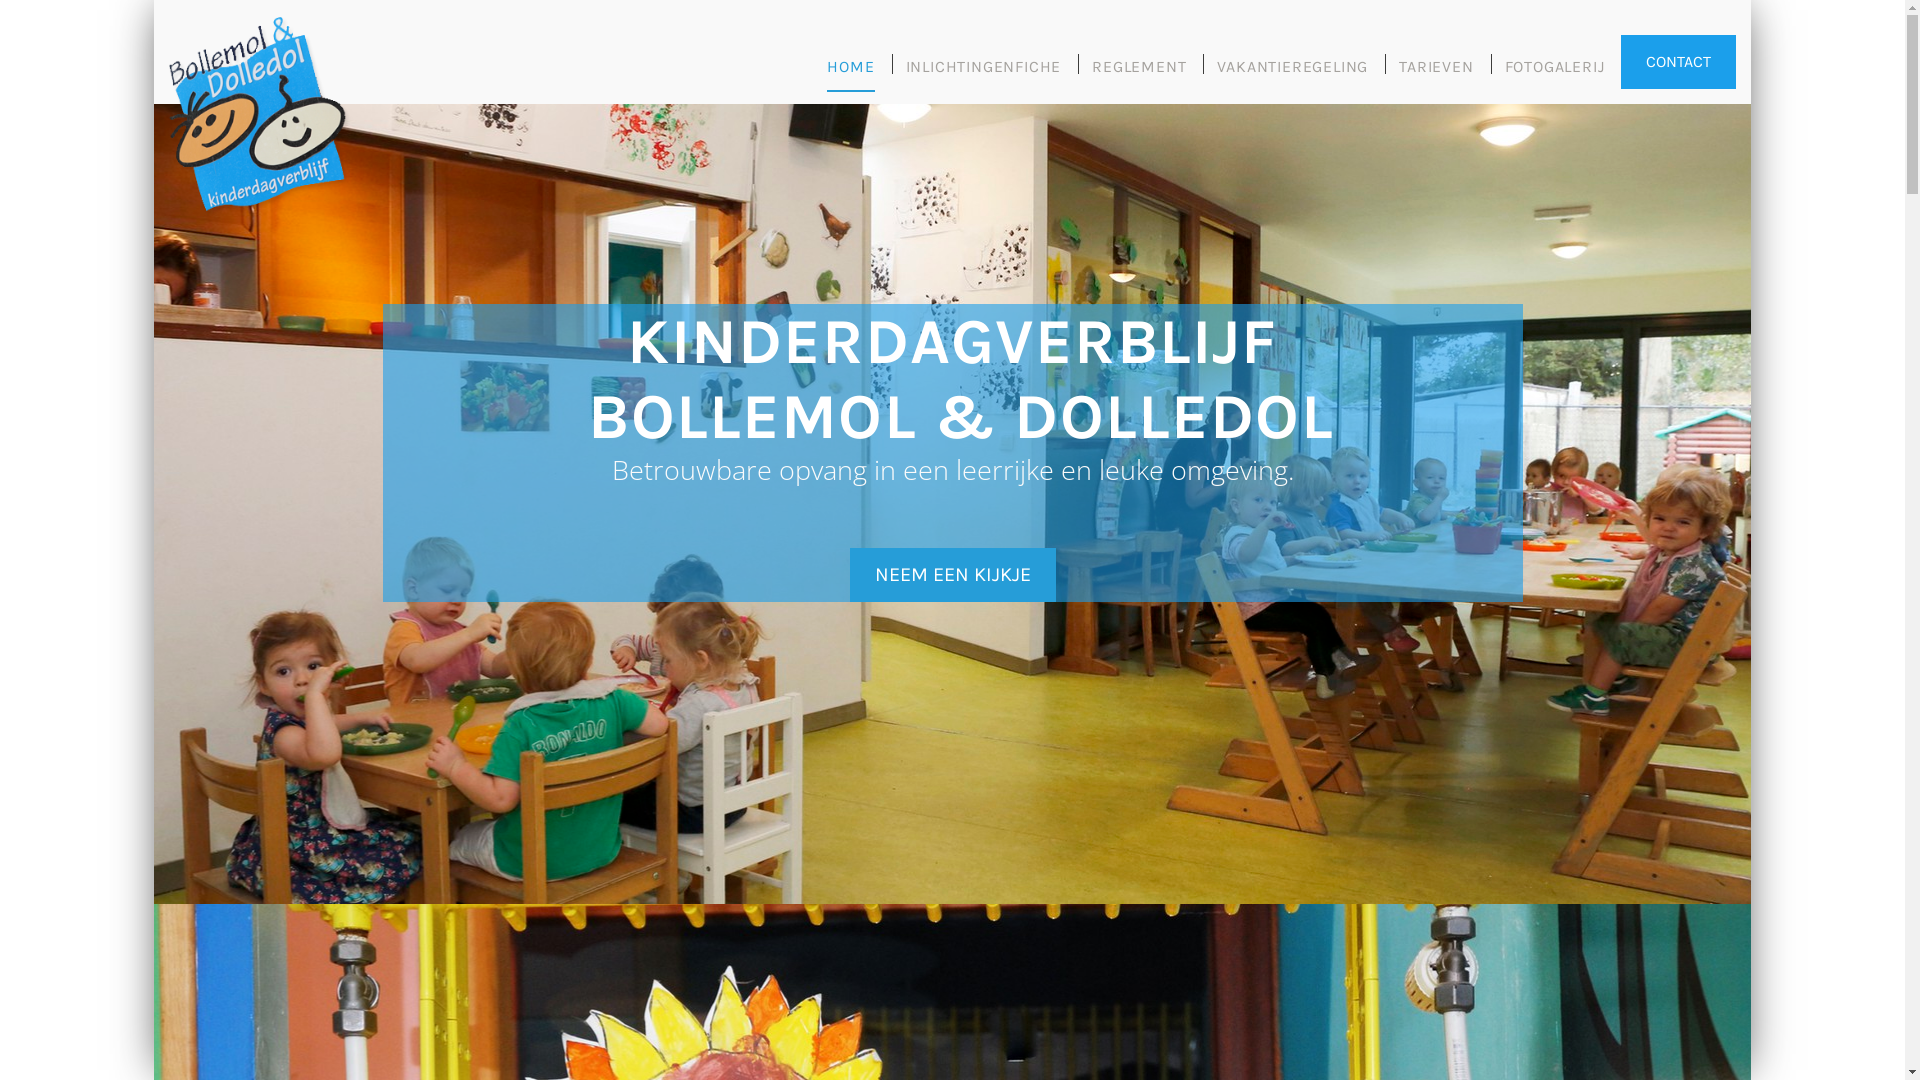 This screenshot has width=1920, height=1080. What do you see at coordinates (1216, 73) in the screenshot?
I see `'VAKANTIEREGELING'` at bounding box center [1216, 73].